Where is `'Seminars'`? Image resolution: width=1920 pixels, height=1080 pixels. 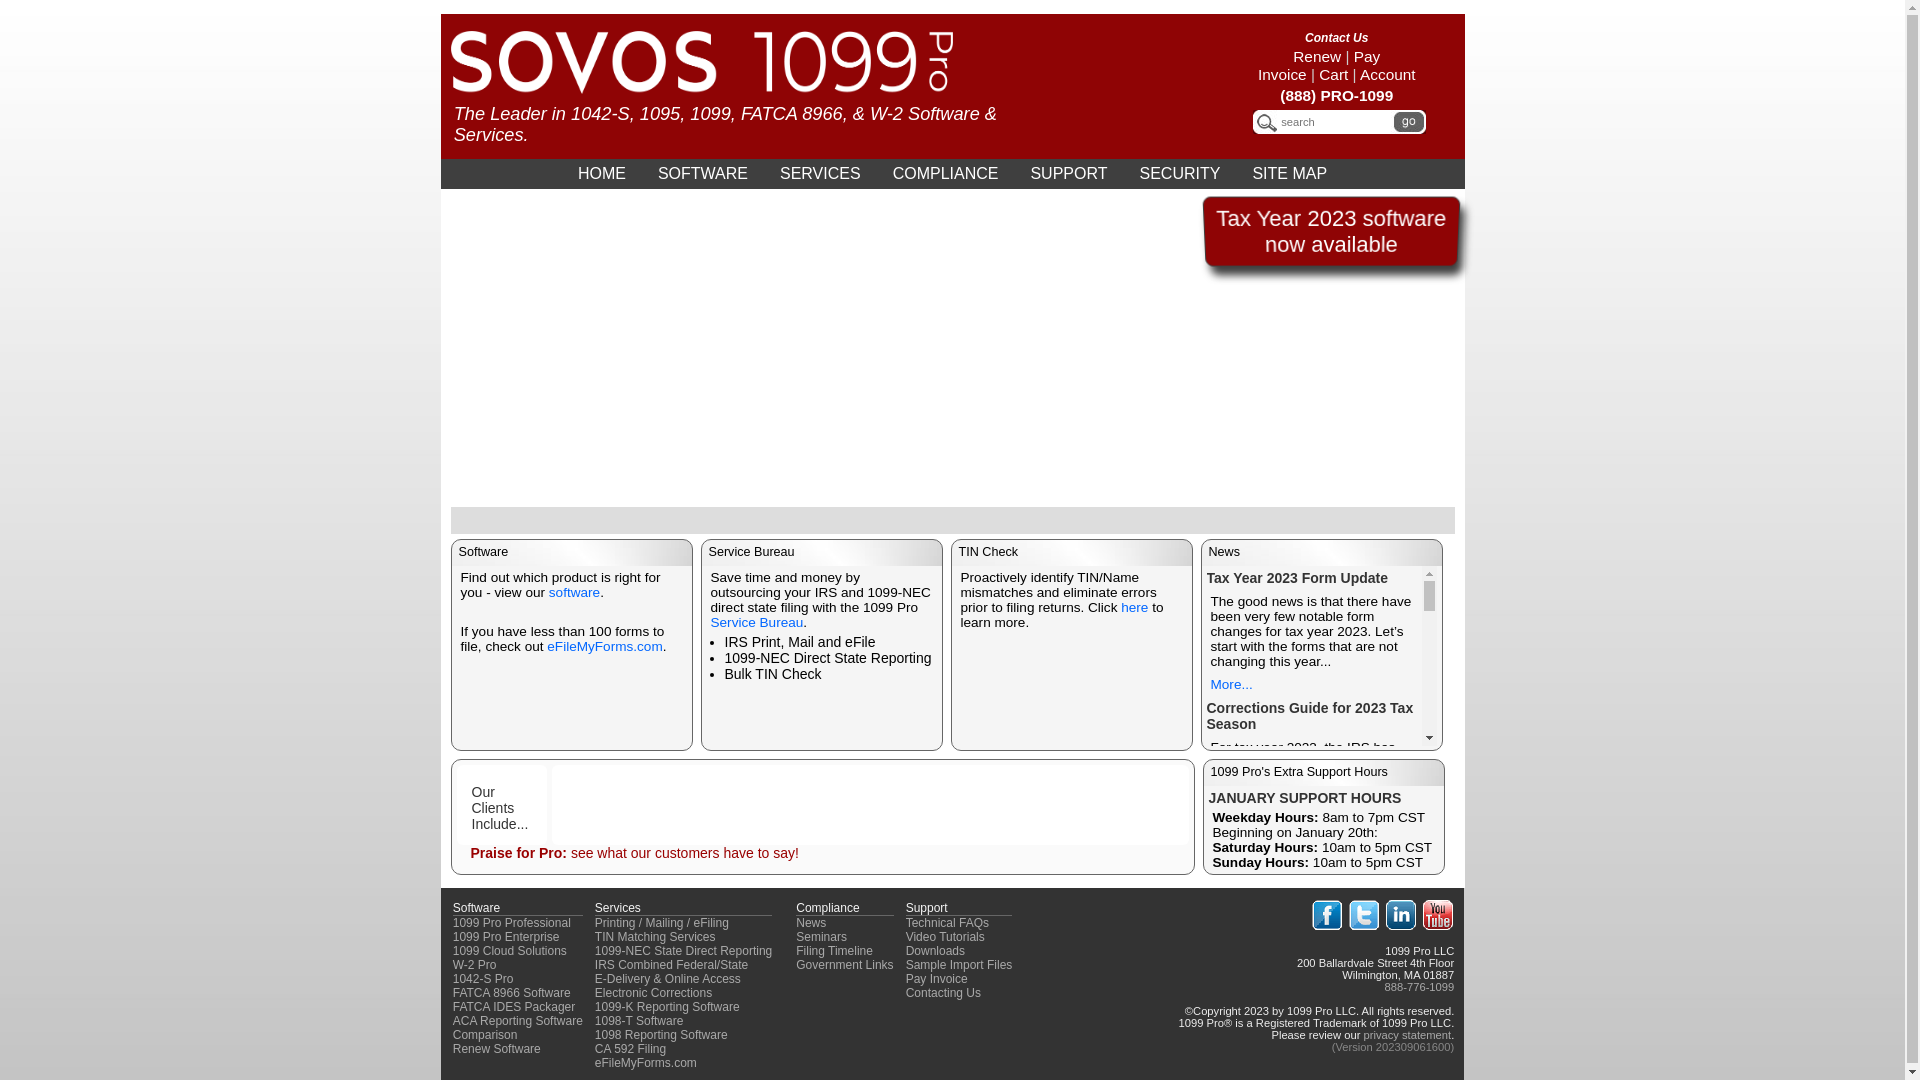 'Seminars' is located at coordinates (795, 937).